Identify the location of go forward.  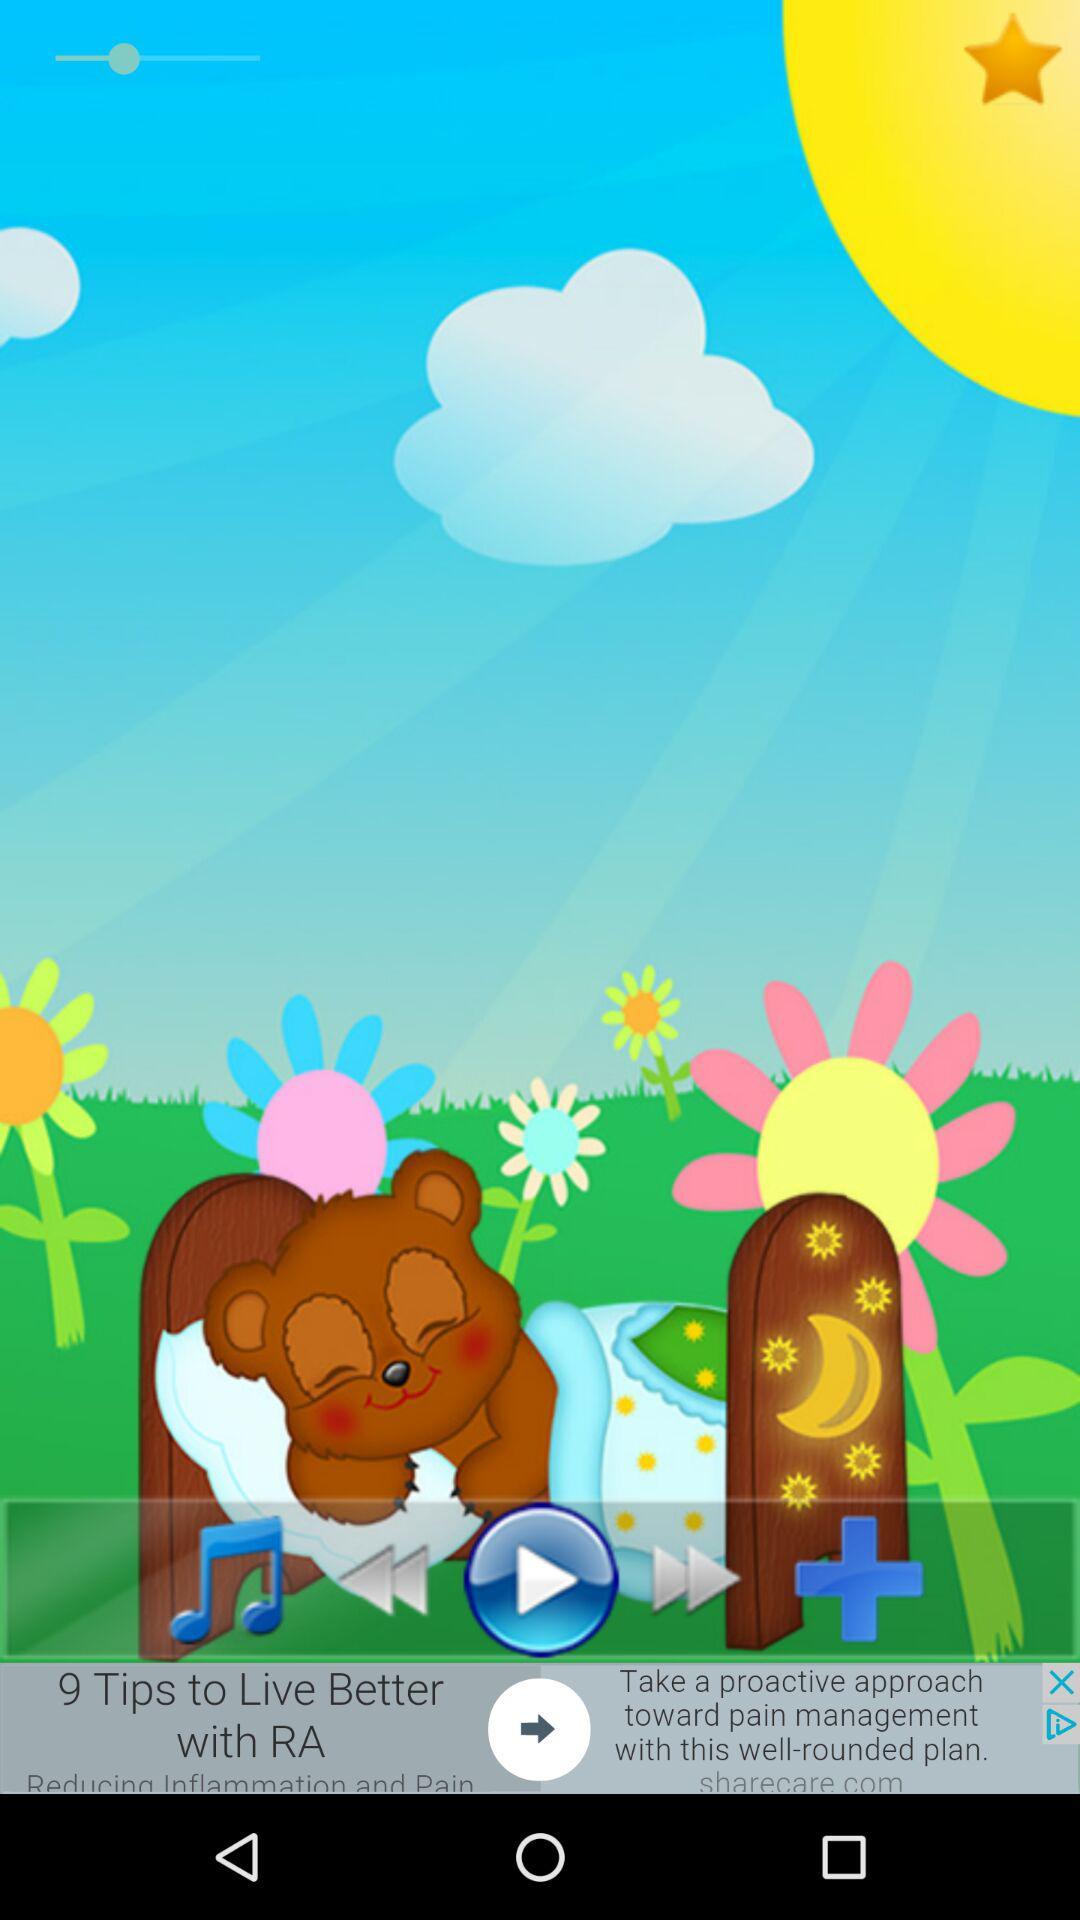
(707, 1577).